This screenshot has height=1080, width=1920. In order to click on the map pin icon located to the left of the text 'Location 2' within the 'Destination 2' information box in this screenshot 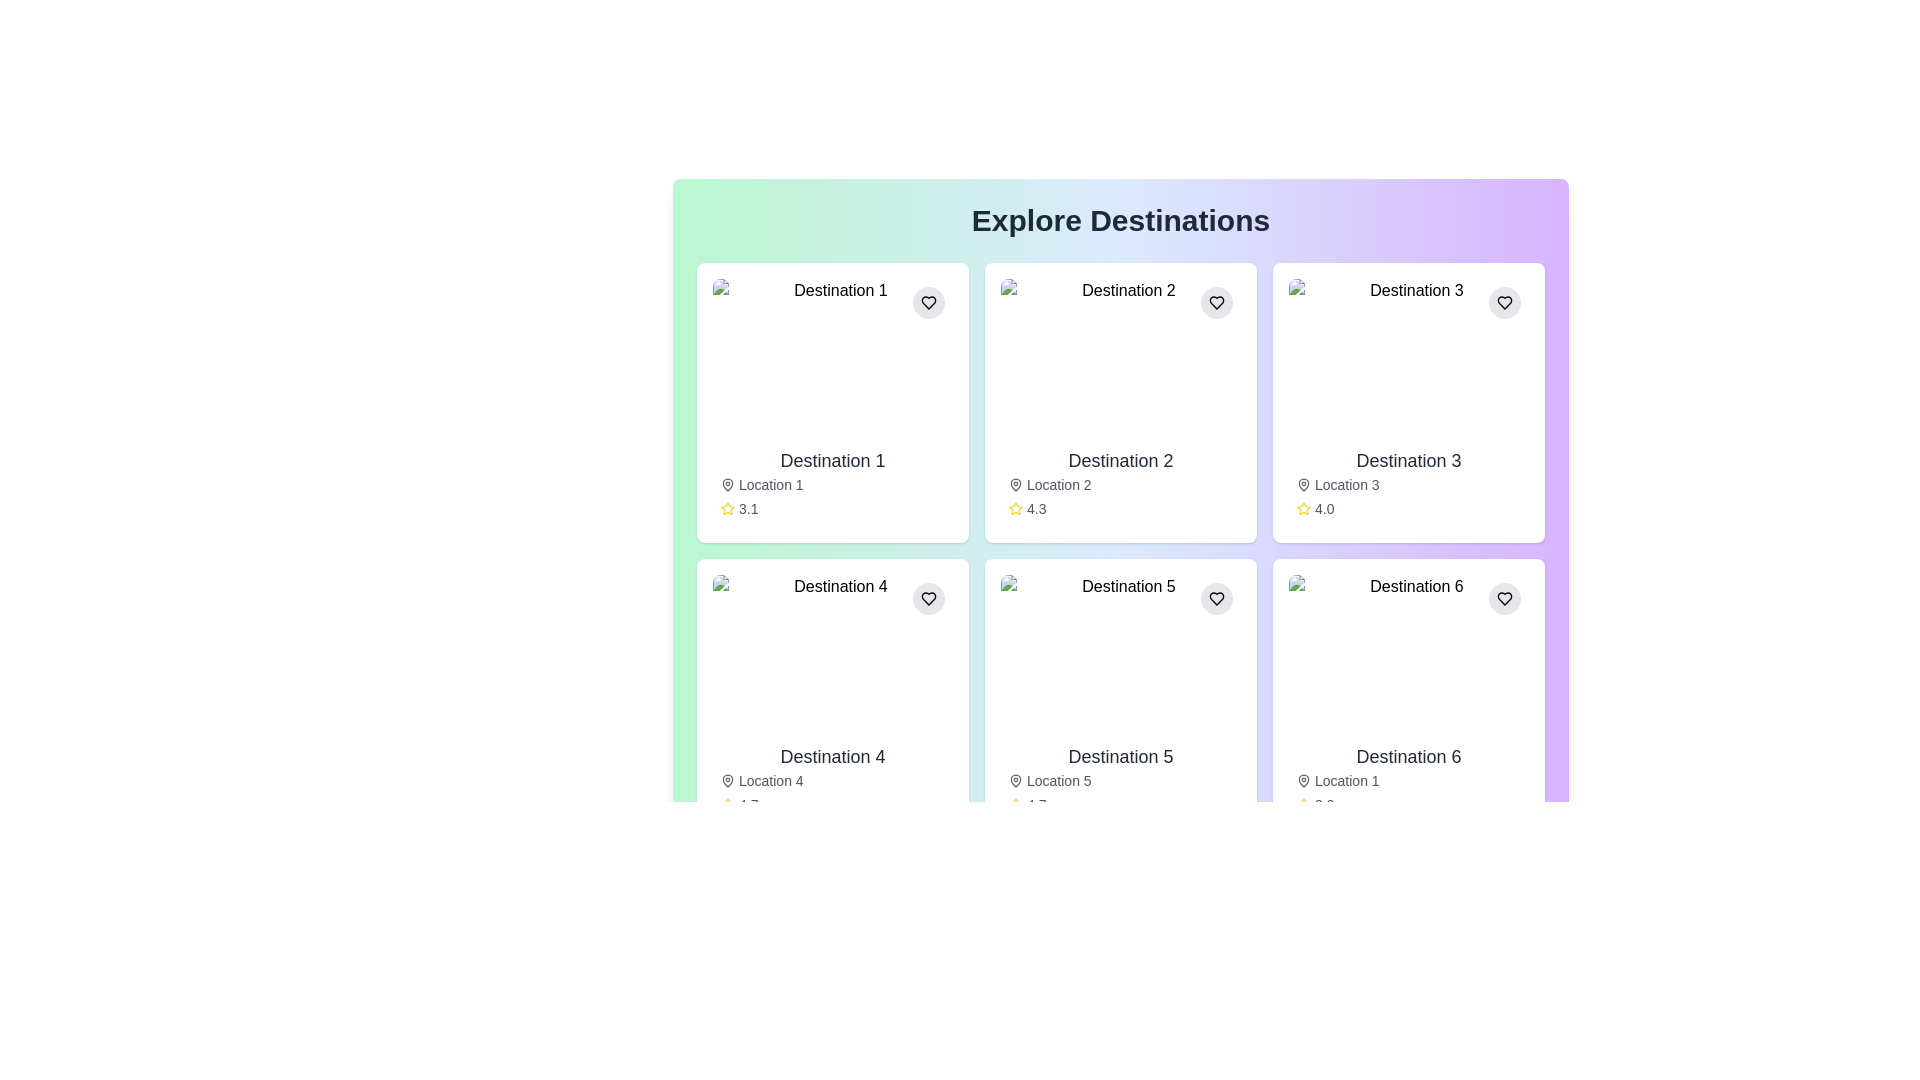, I will do `click(1016, 485)`.